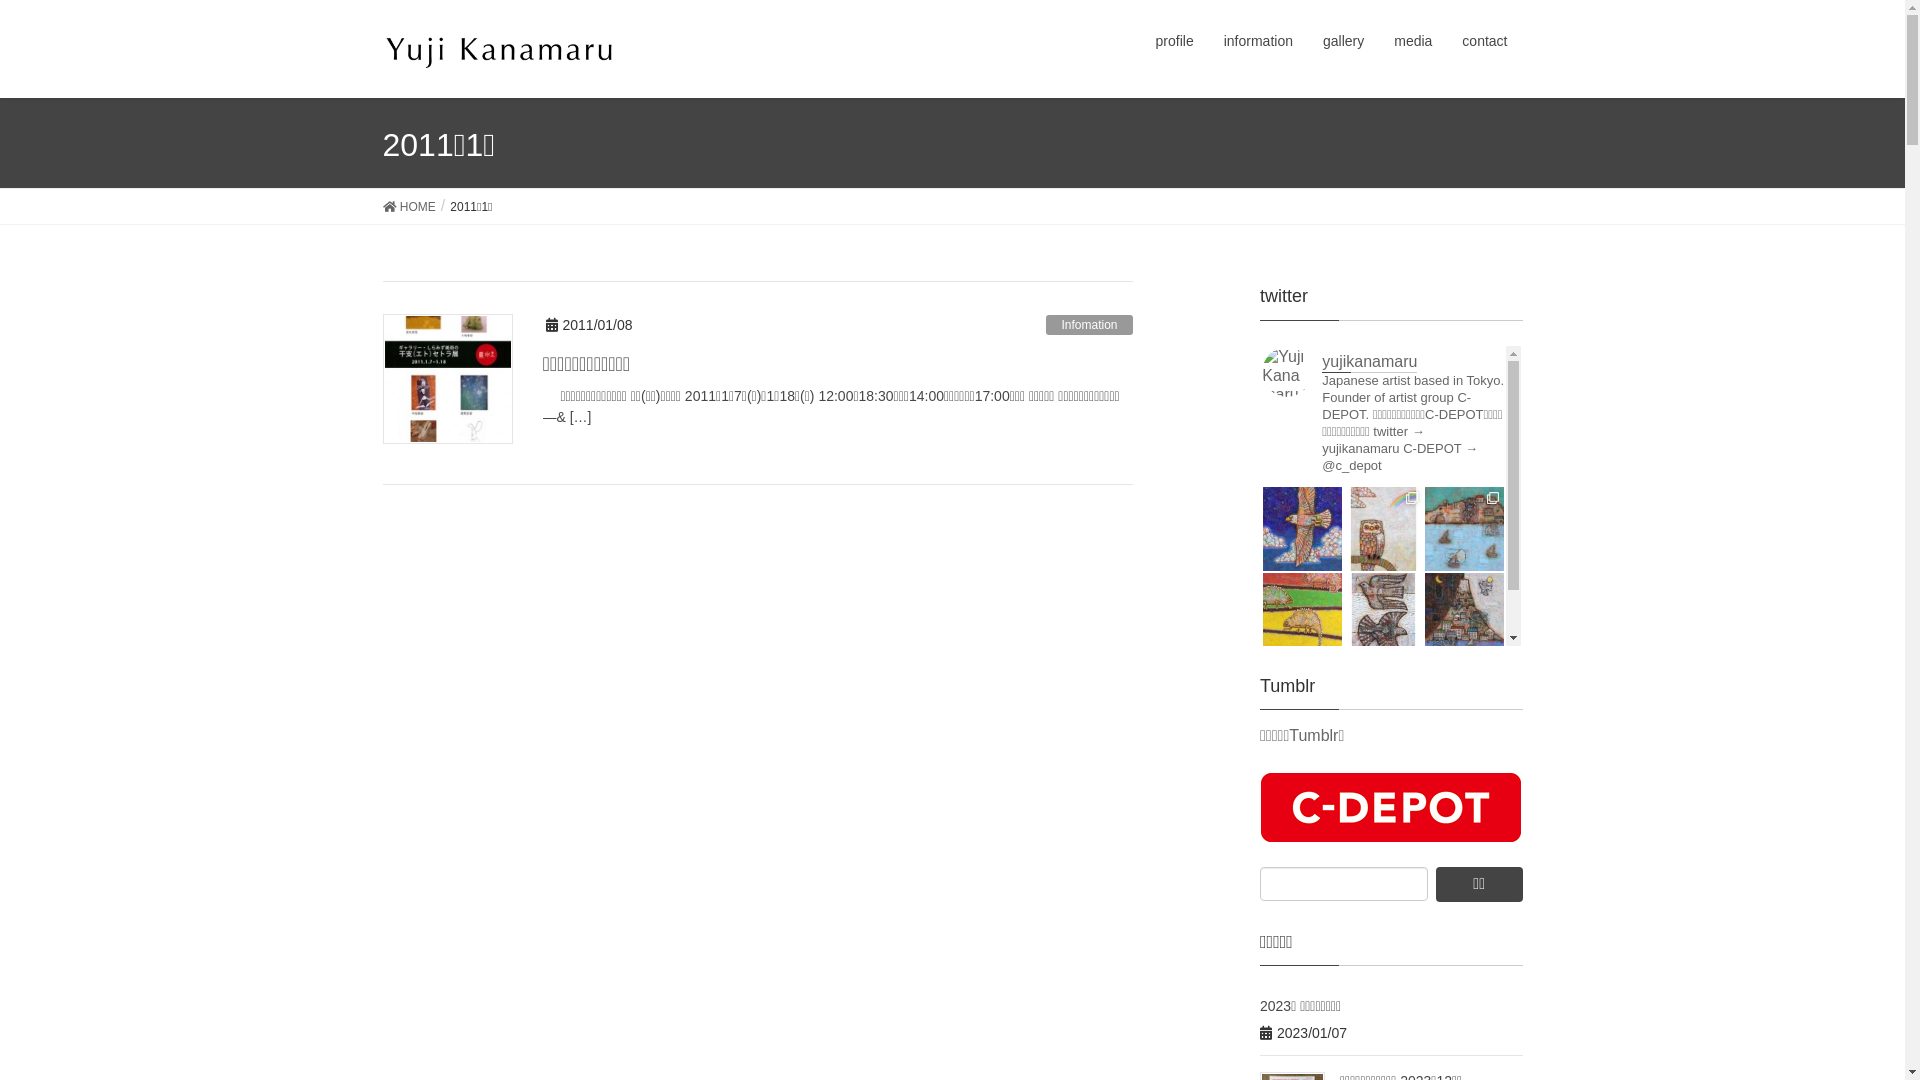  I want to click on 'contact', so click(1484, 41).